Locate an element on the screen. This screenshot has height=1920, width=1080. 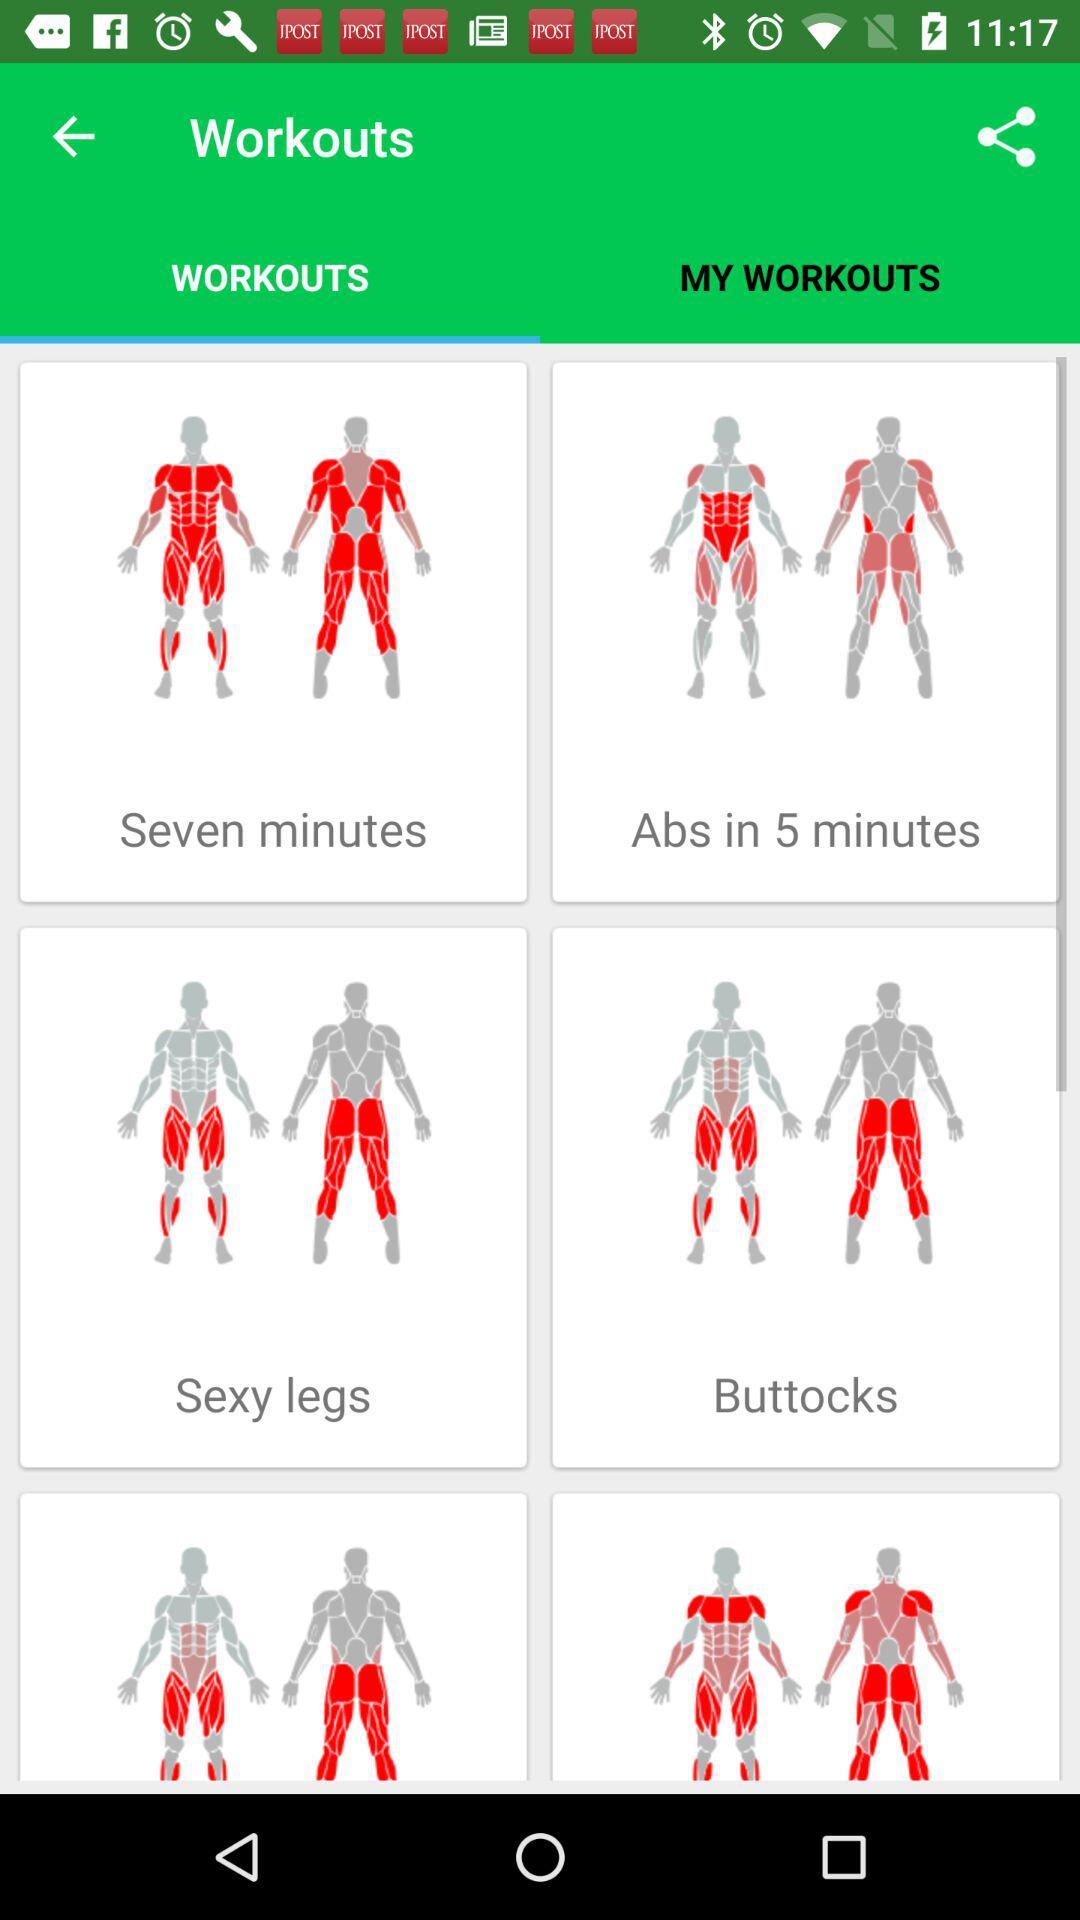
the app next to the workouts app is located at coordinates (1006, 135).